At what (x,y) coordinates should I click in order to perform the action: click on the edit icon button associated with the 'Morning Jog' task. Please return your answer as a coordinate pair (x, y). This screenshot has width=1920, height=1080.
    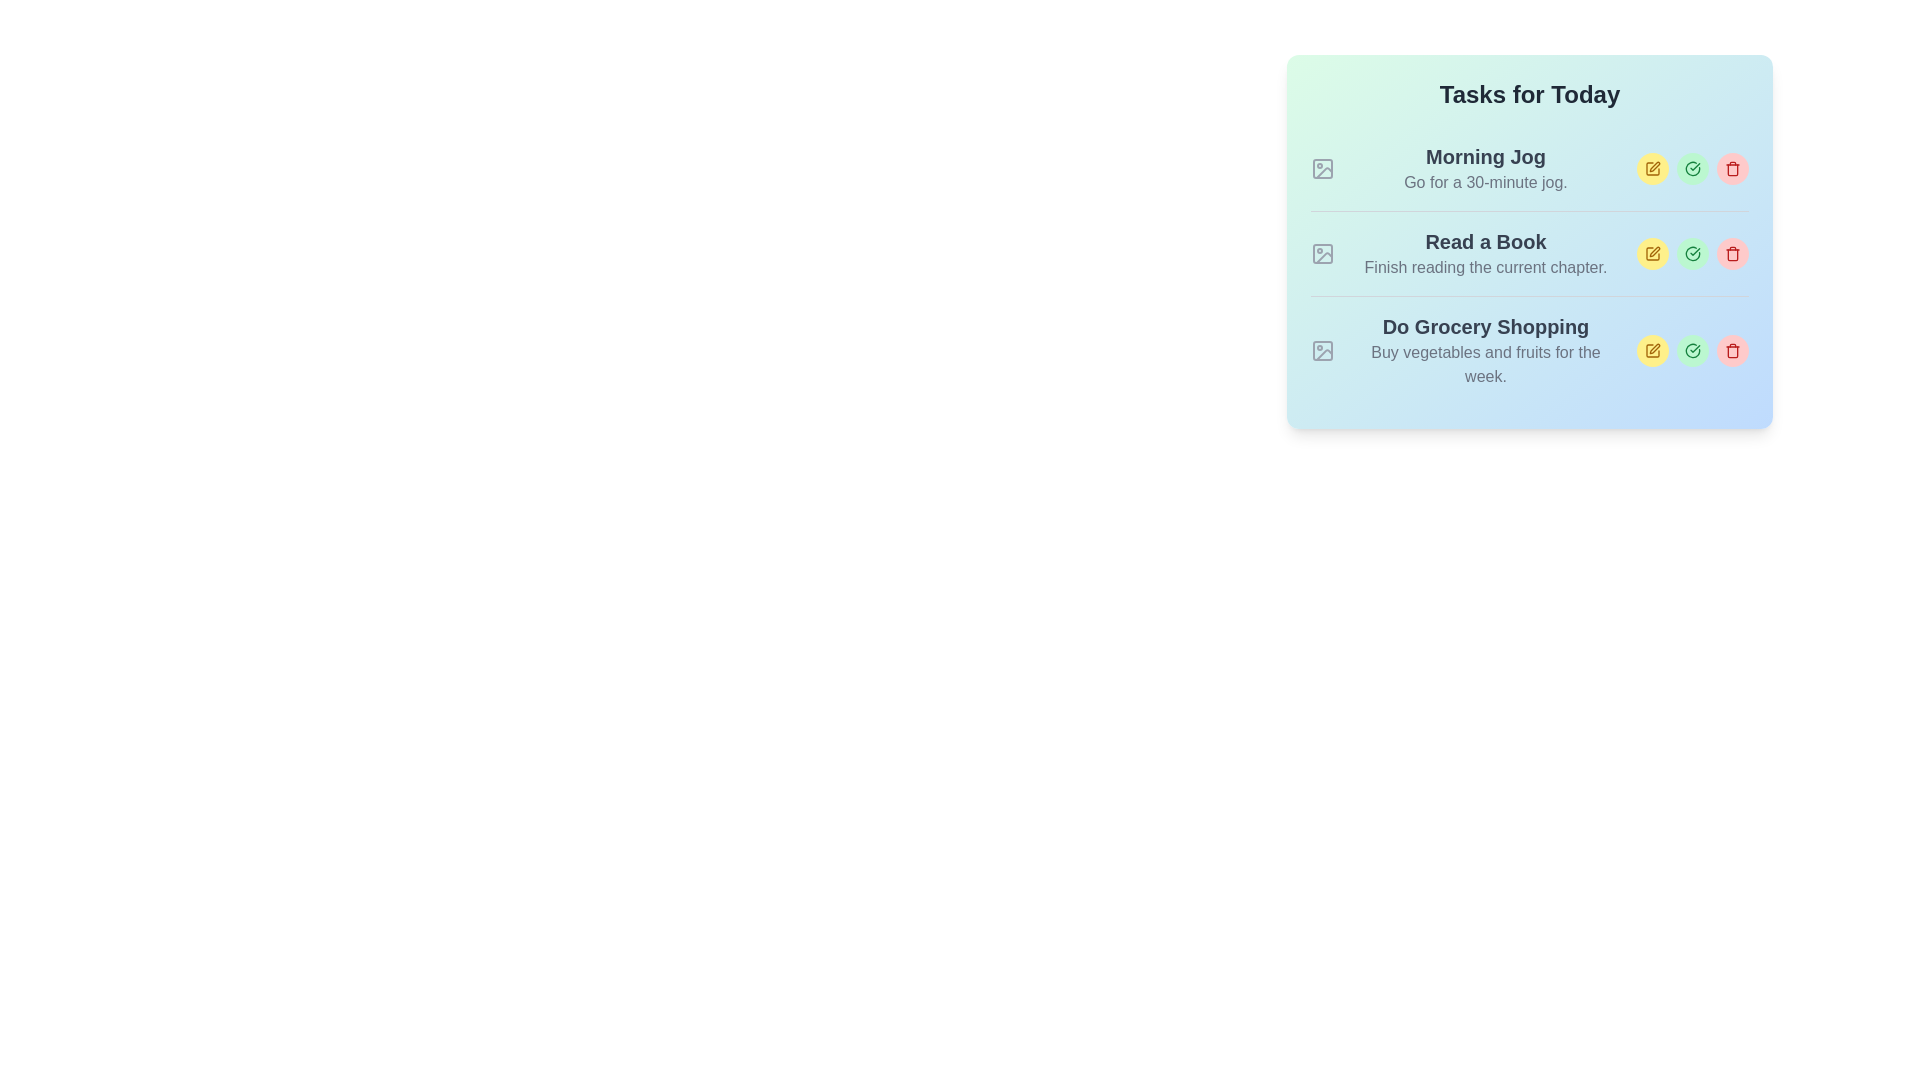
    Looking at the image, I should click on (1652, 168).